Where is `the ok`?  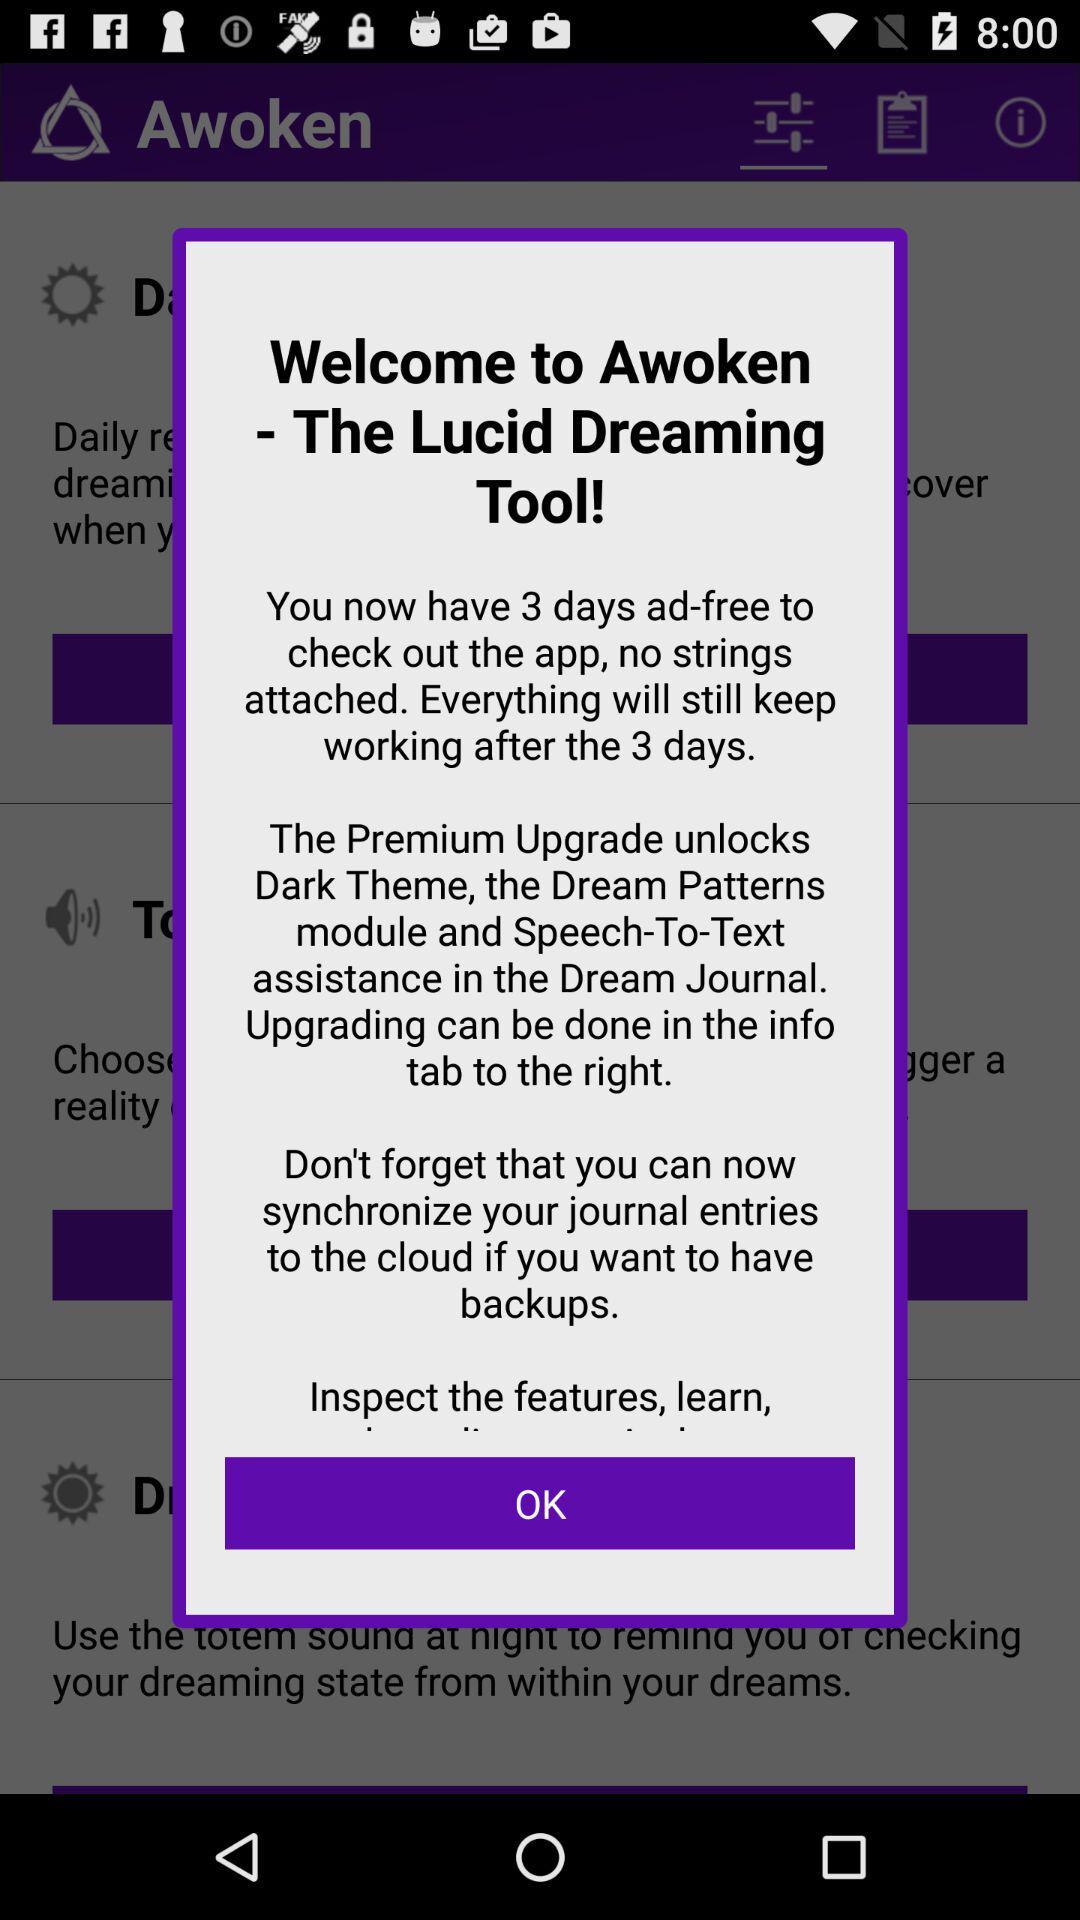 the ok is located at coordinates (540, 1503).